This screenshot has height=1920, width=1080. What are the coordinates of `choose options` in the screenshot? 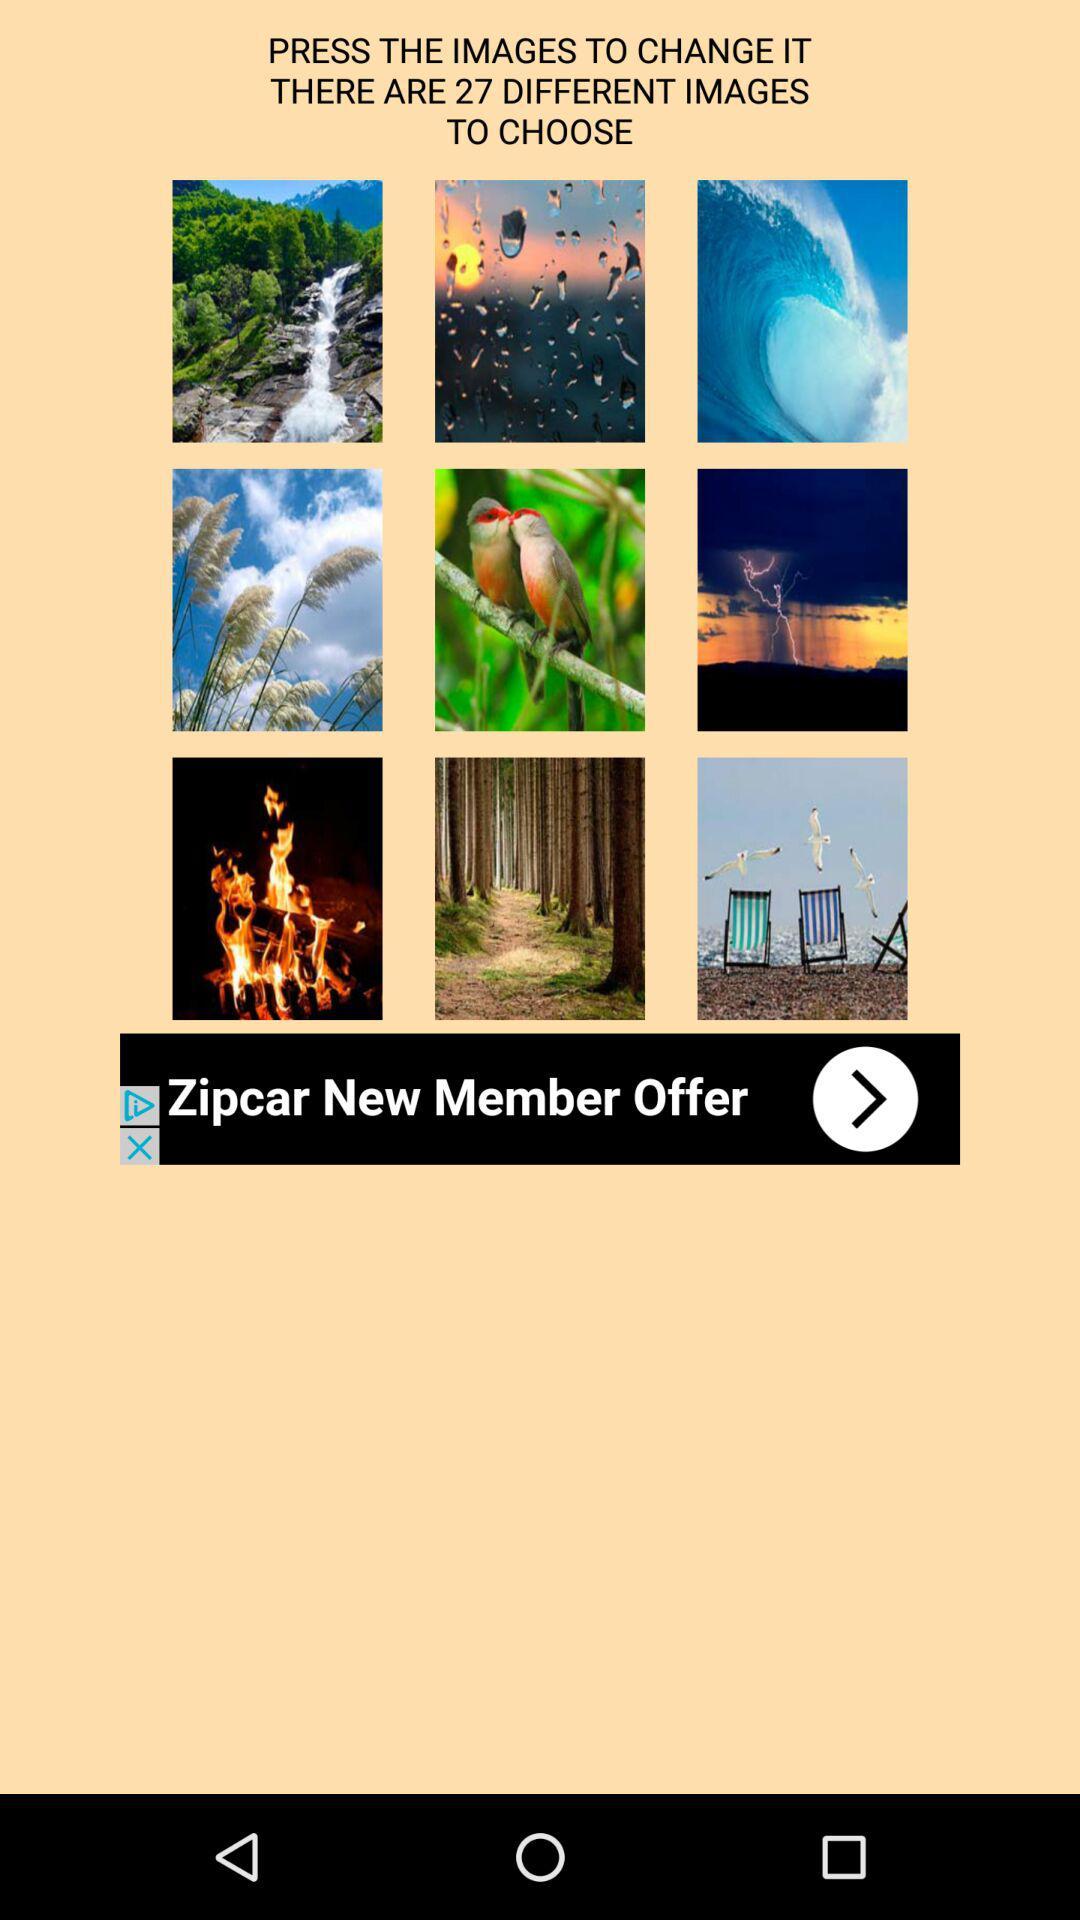 It's located at (277, 887).